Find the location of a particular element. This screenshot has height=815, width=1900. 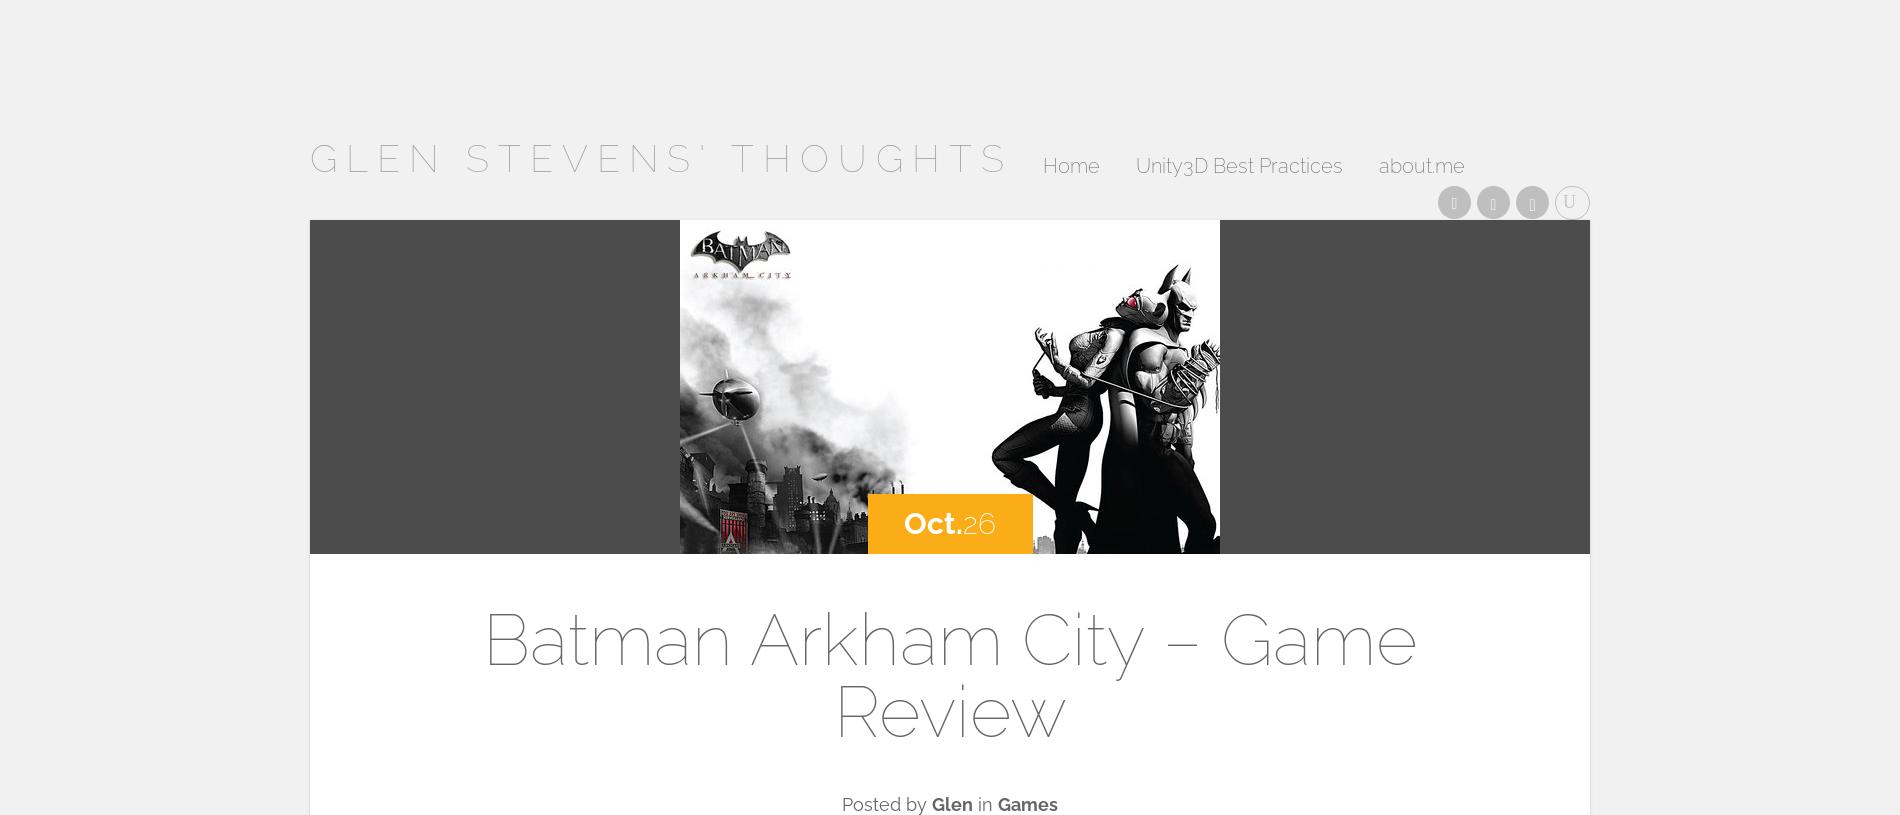

'Games' is located at coordinates (1028, 804).